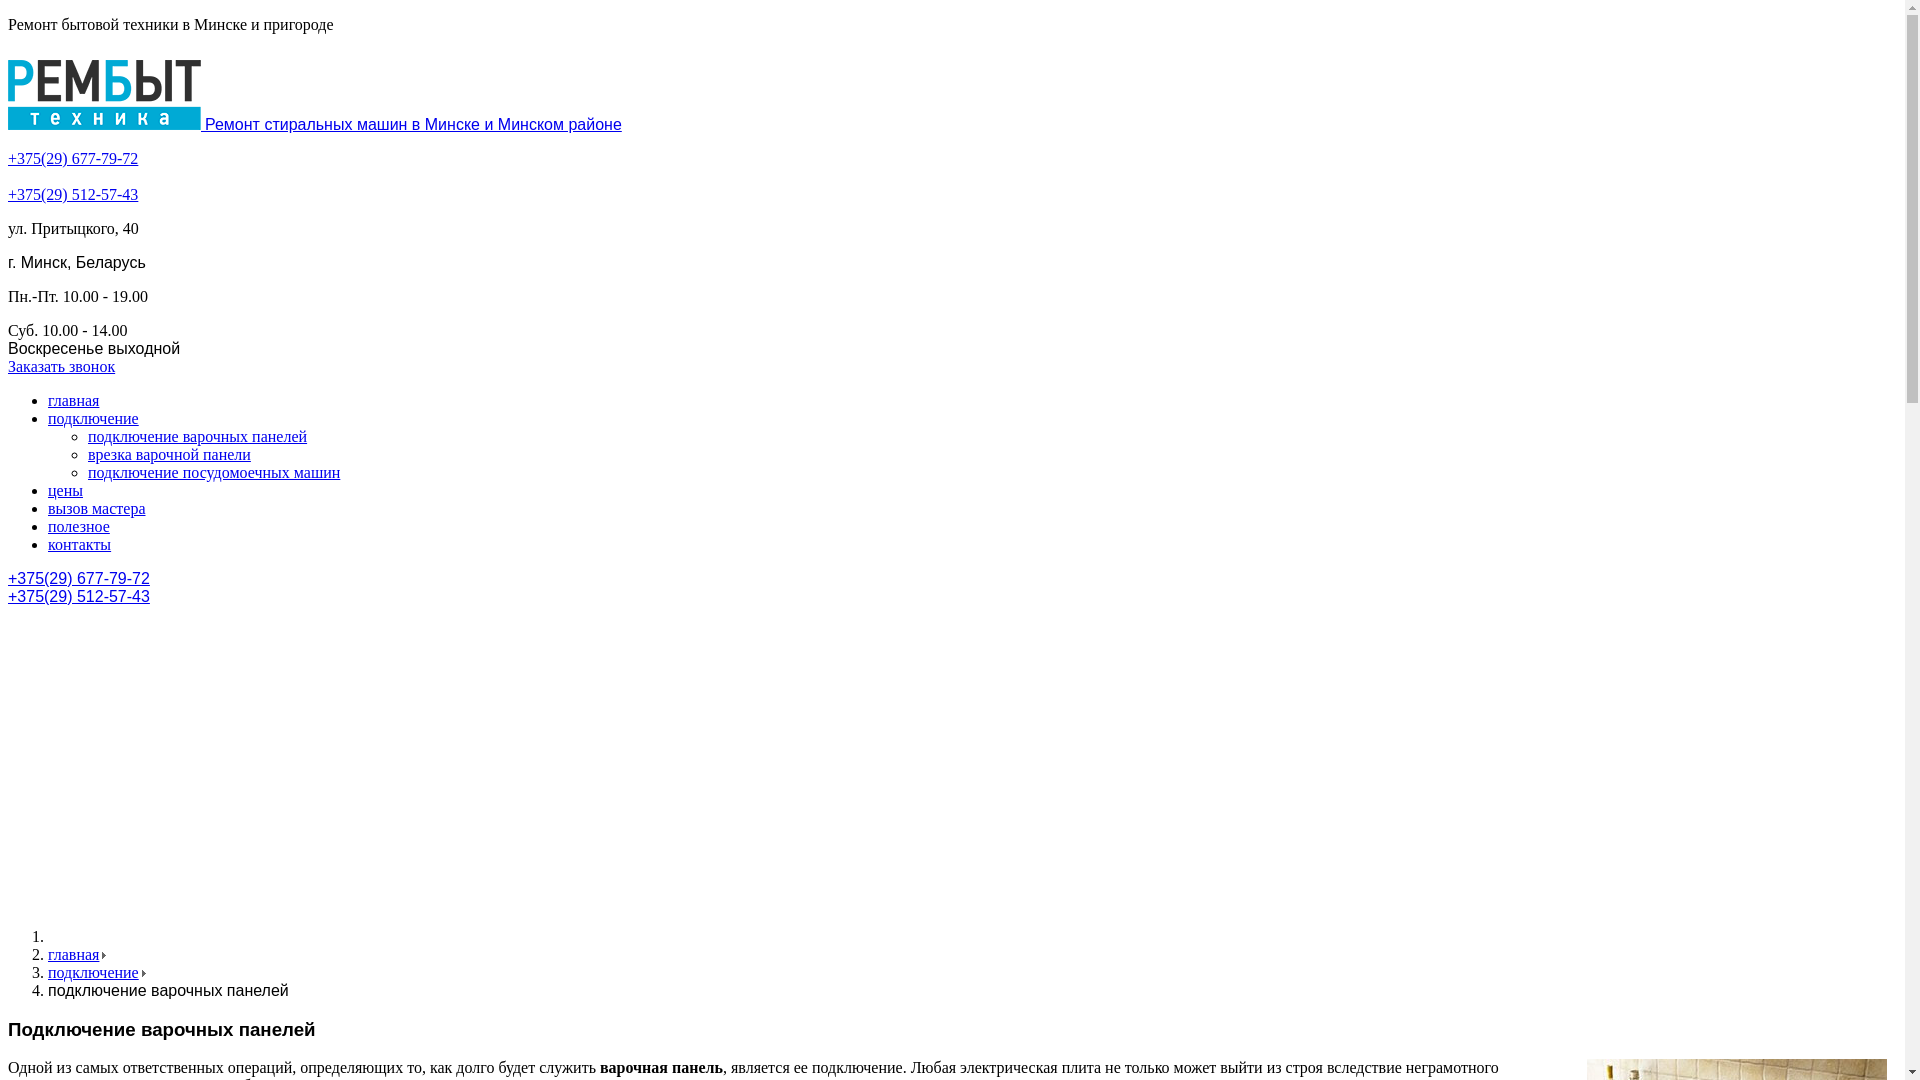  I want to click on '+375(29) 677-79-72', so click(8, 578).